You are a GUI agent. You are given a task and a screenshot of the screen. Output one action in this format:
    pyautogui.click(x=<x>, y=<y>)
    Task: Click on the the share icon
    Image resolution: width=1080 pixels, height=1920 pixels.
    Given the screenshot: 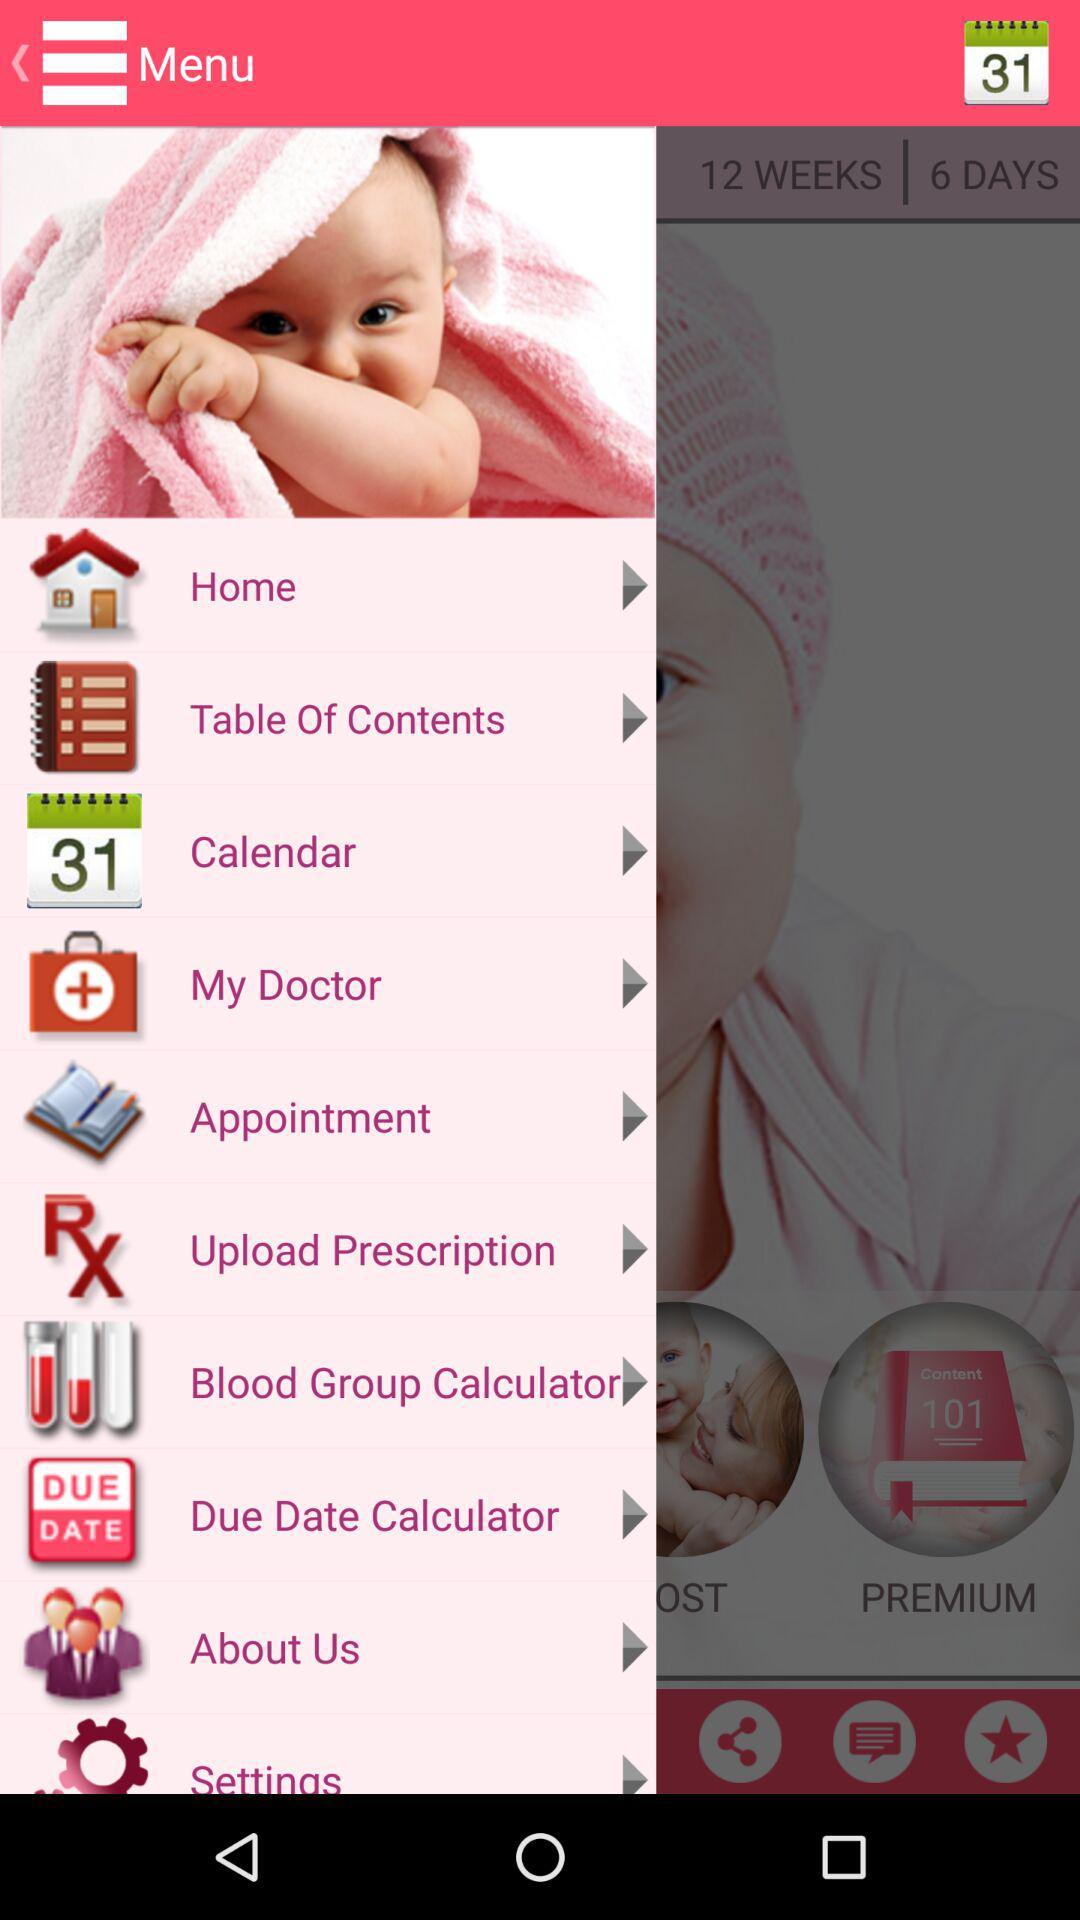 What is the action you would take?
    pyautogui.click(x=740, y=1862)
    